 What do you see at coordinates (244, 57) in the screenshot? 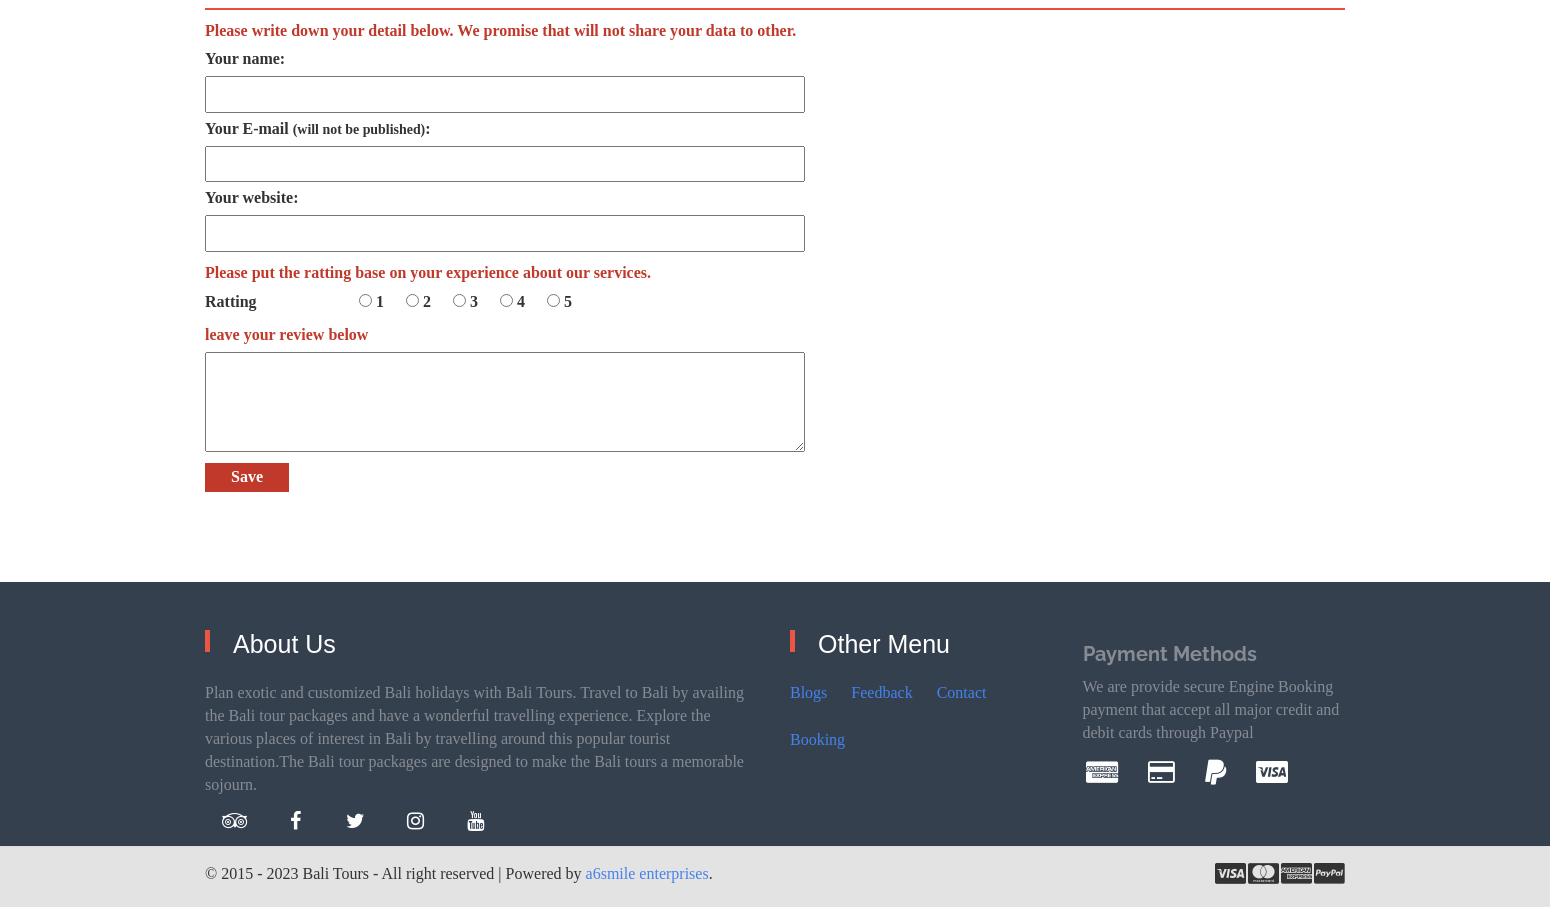
I see `'Your name:'` at bounding box center [244, 57].